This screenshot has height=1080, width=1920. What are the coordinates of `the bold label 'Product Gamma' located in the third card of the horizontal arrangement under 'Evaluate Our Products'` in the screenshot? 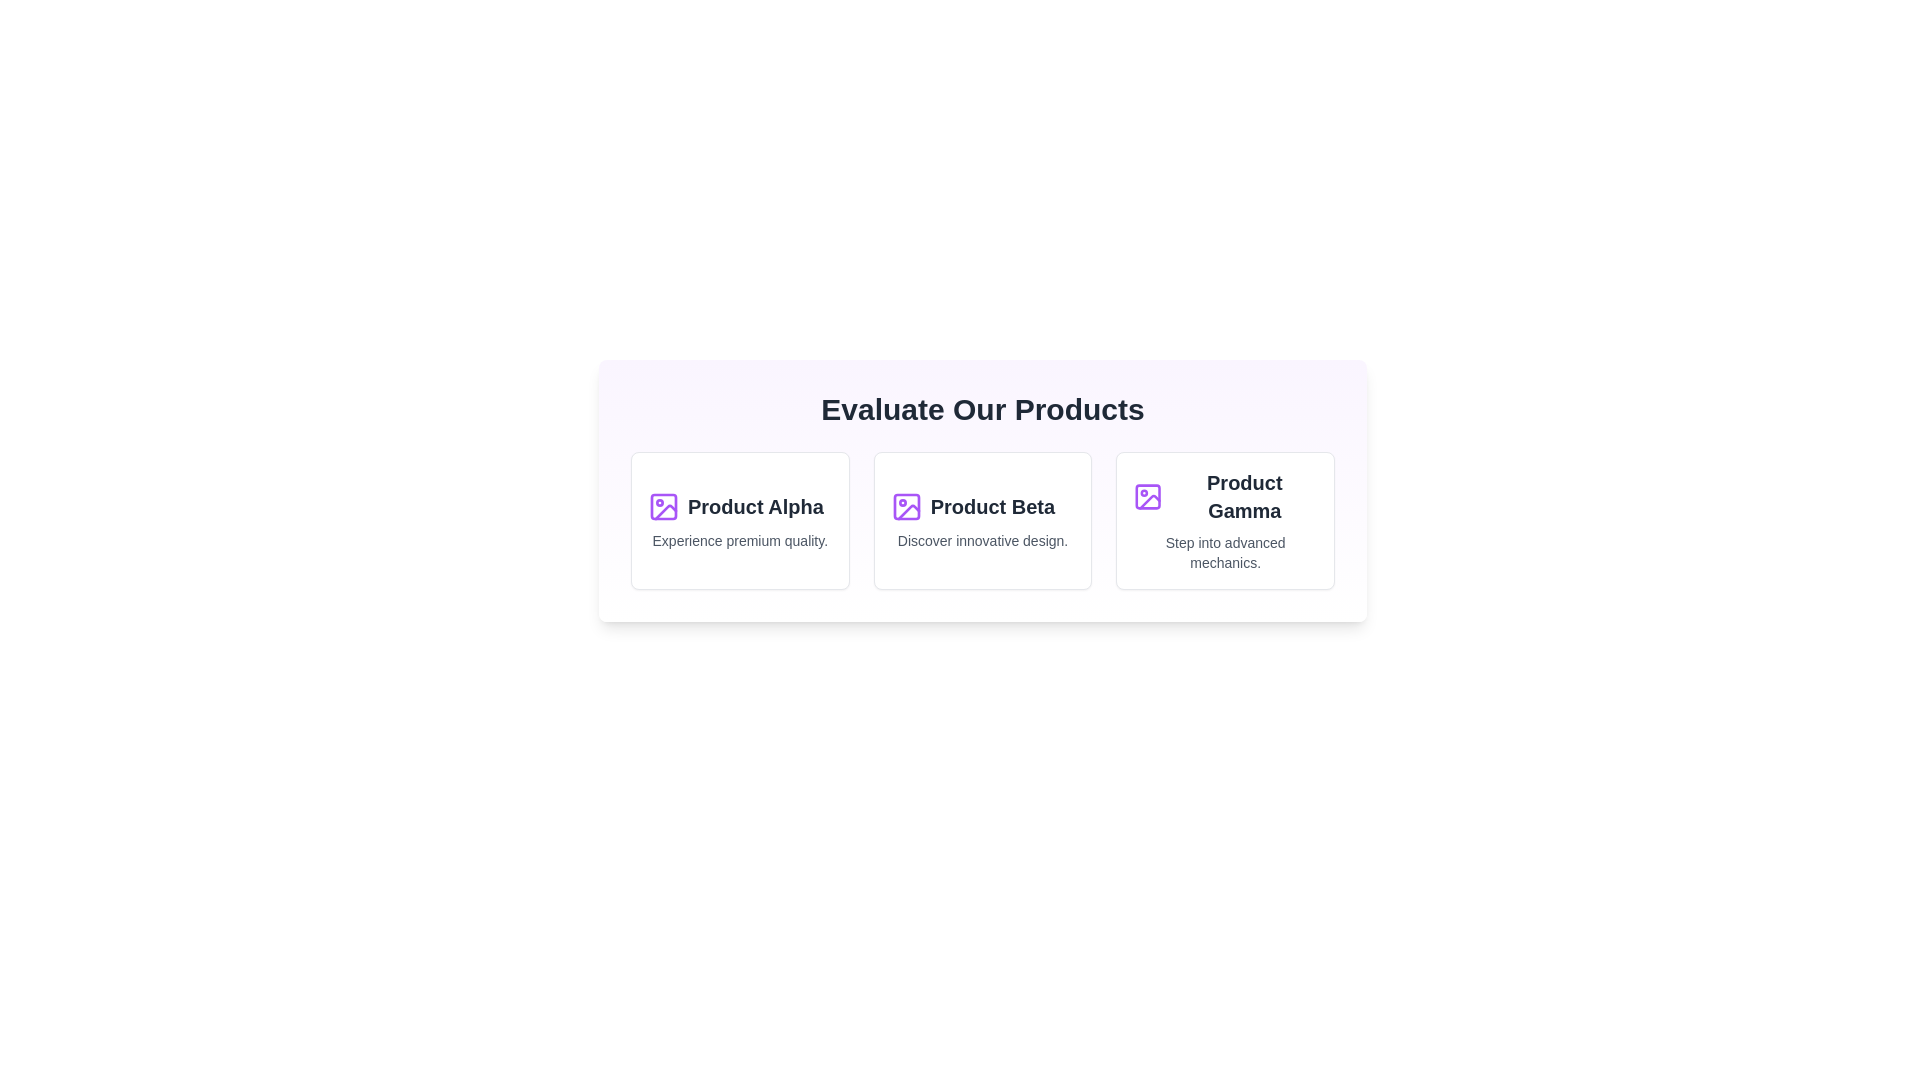 It's located at (1224, 496).